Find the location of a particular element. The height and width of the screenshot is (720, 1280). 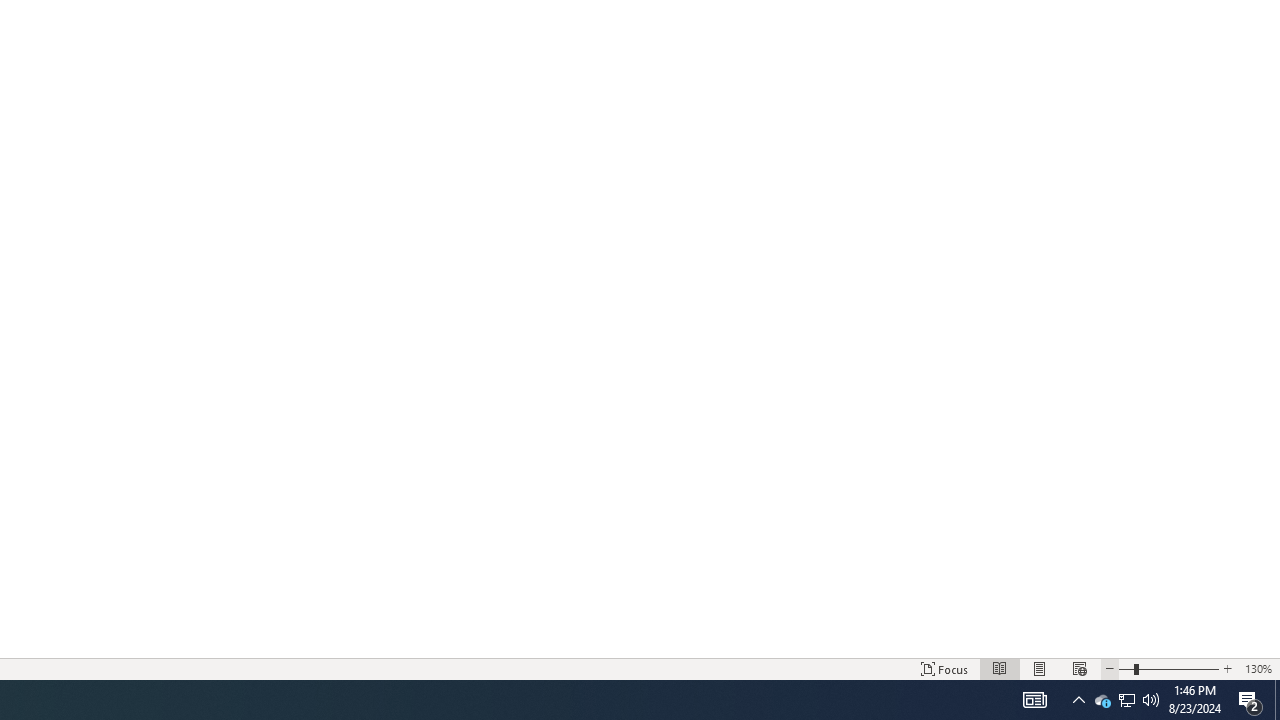

'Decrease Text Size' is located at coordinates (1108, 669).